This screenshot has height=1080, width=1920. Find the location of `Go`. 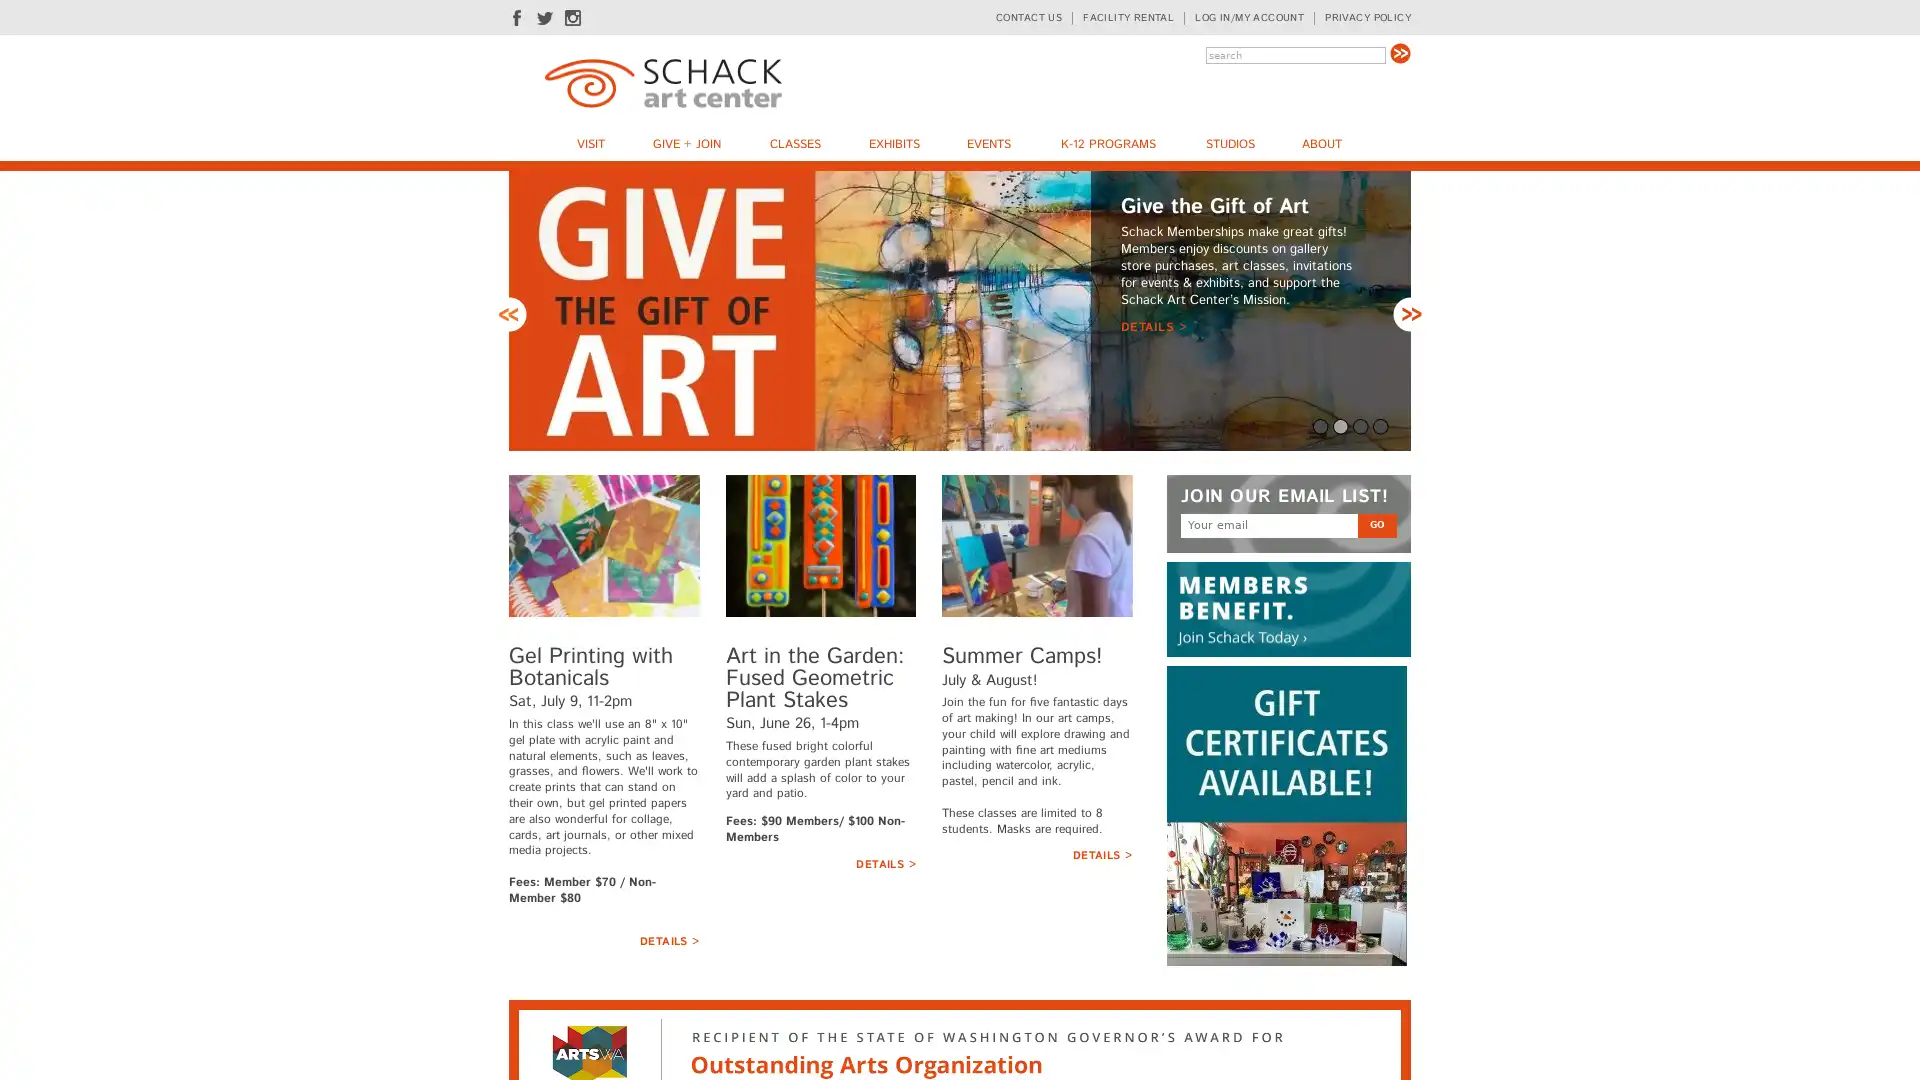

Go is located at coordinates (1399, 52).